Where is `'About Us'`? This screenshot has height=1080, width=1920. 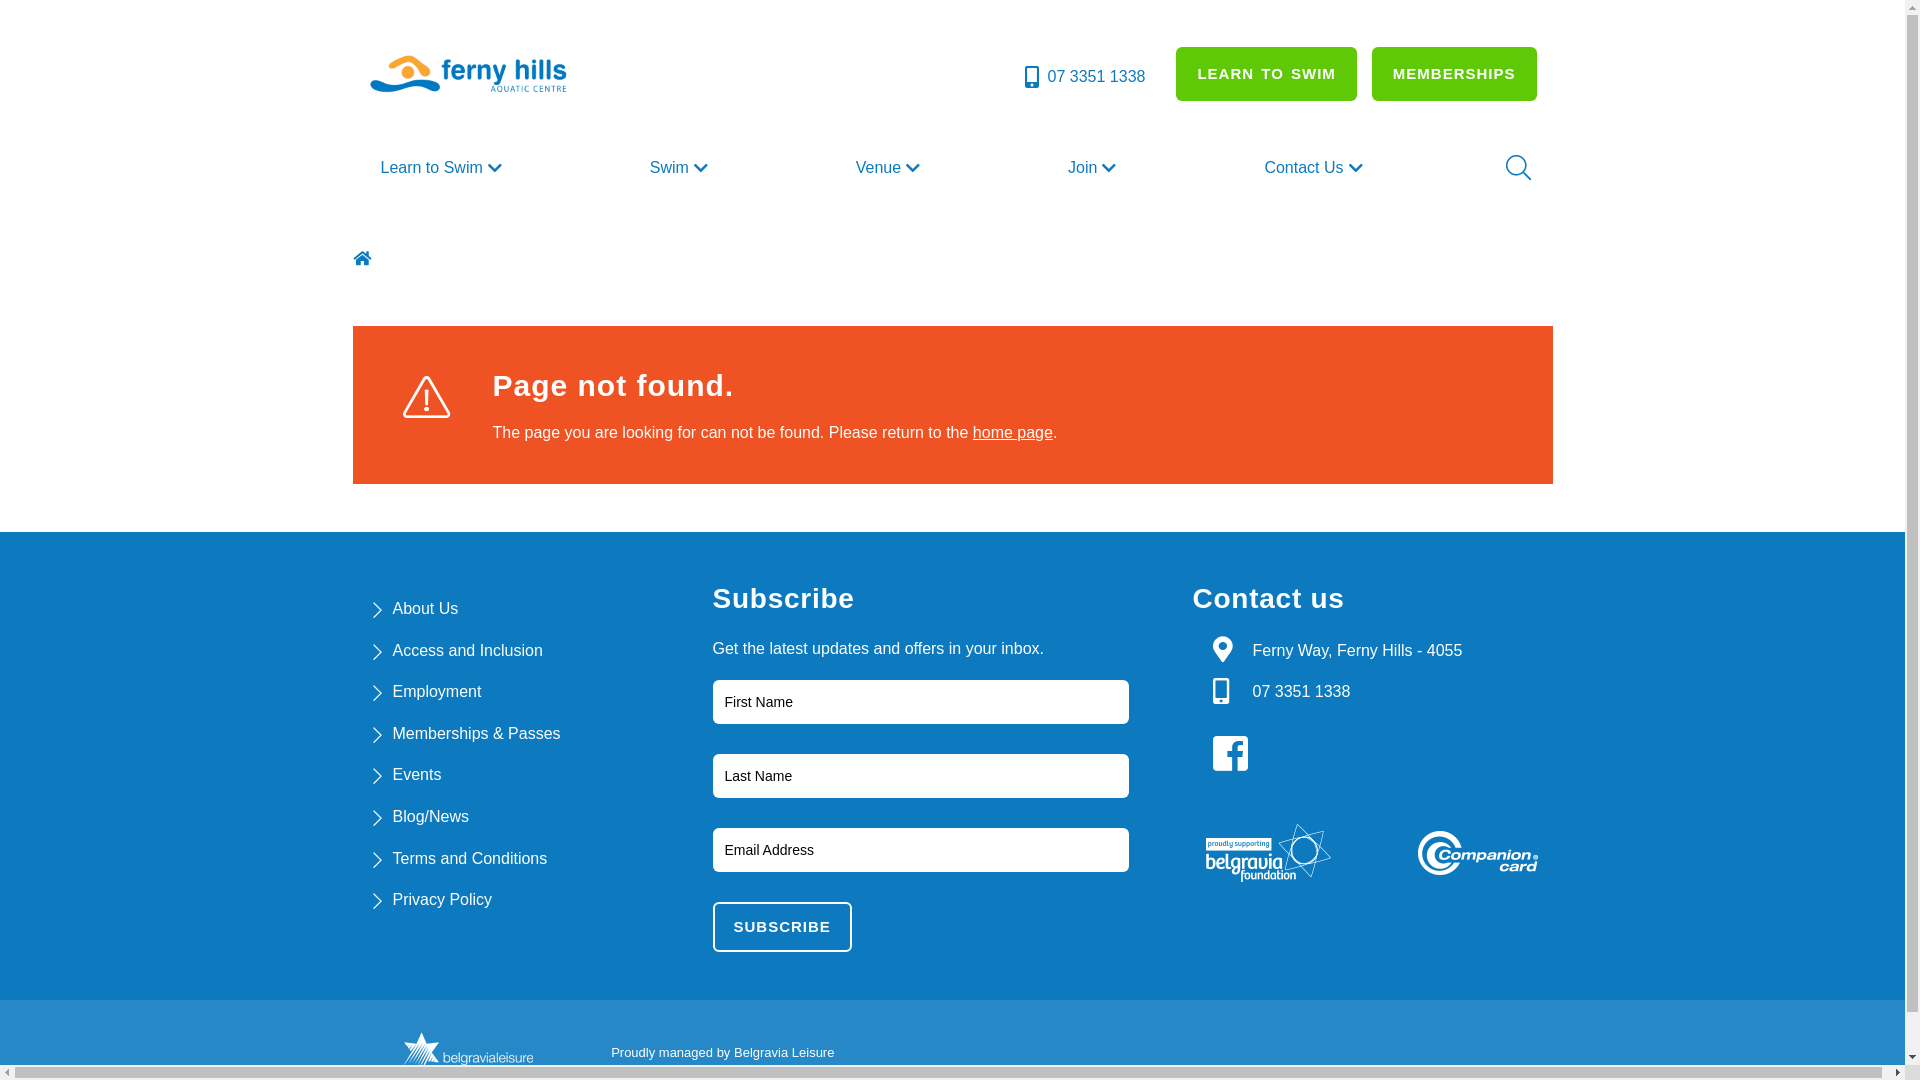 'About Us' is located at coordinates (424, 607).